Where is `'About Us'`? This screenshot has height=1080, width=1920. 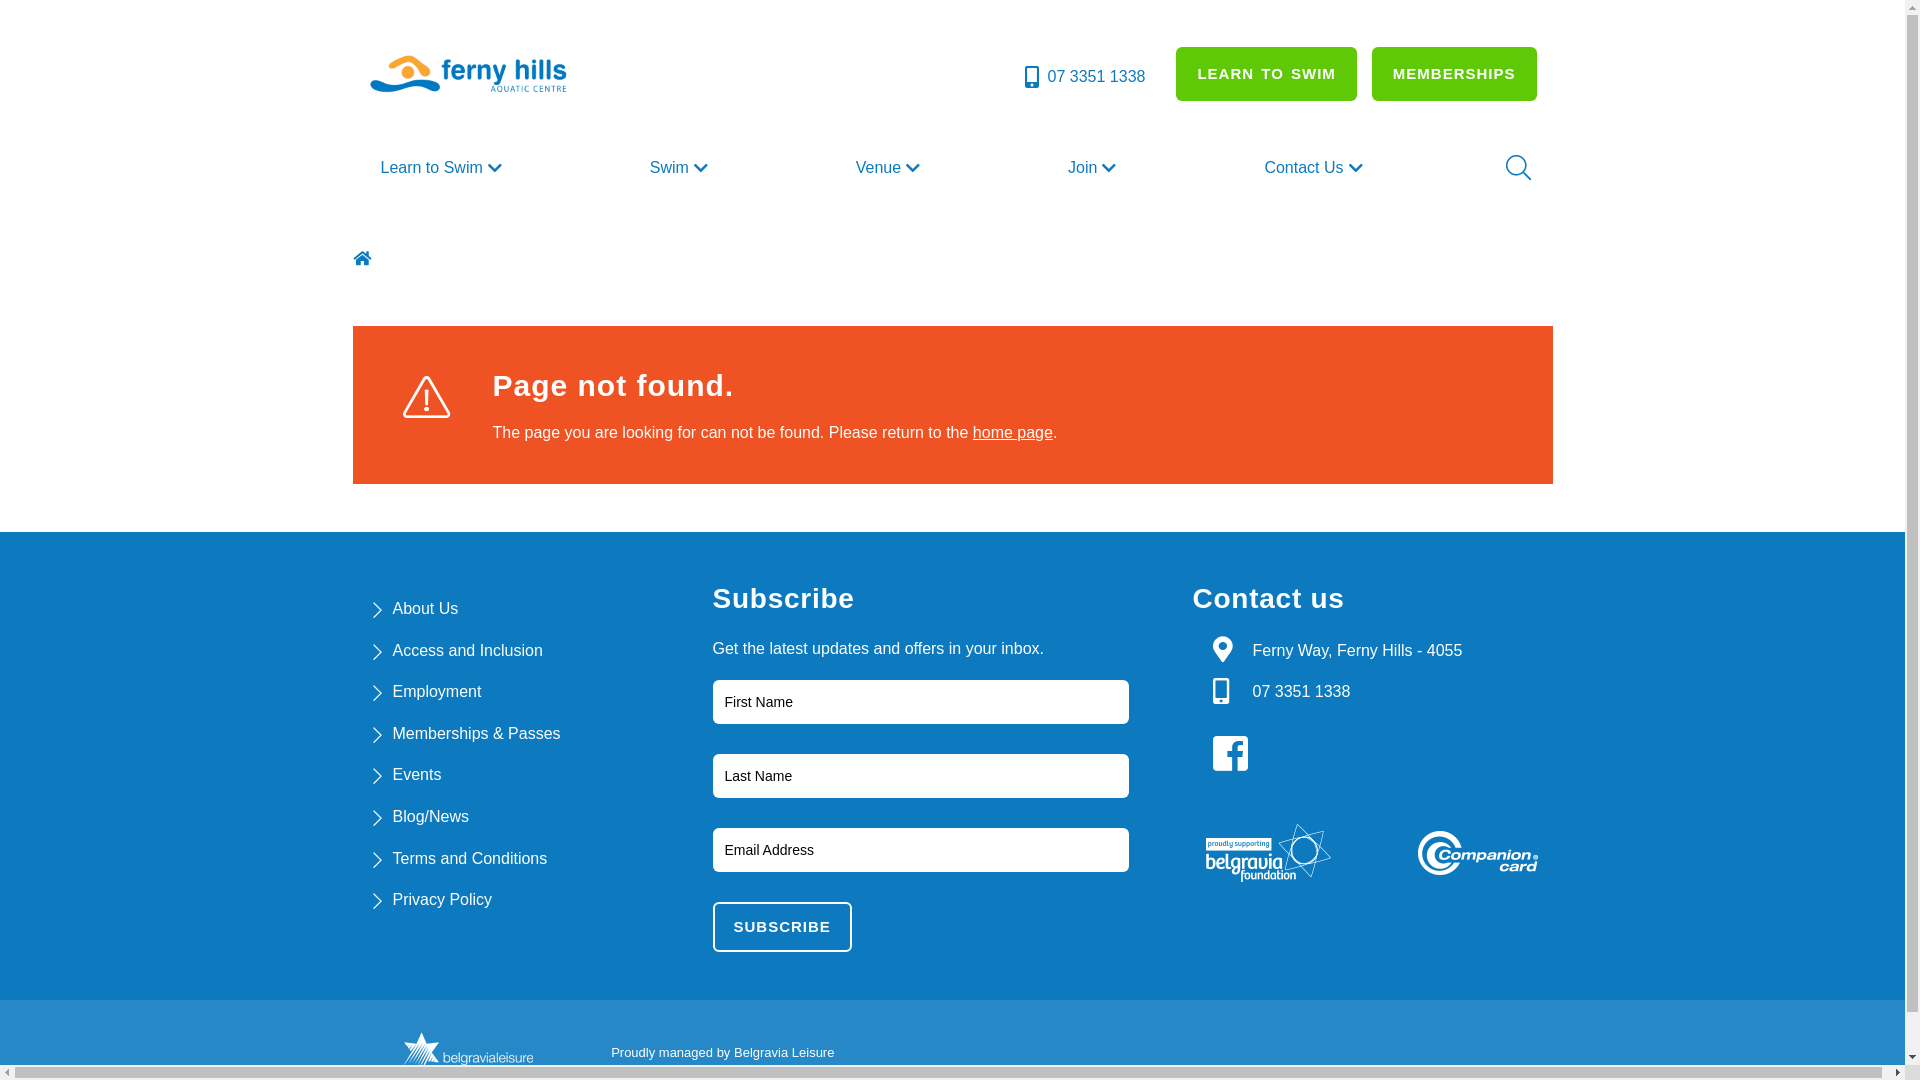 'About Us' is located at coordinates (424, 607).